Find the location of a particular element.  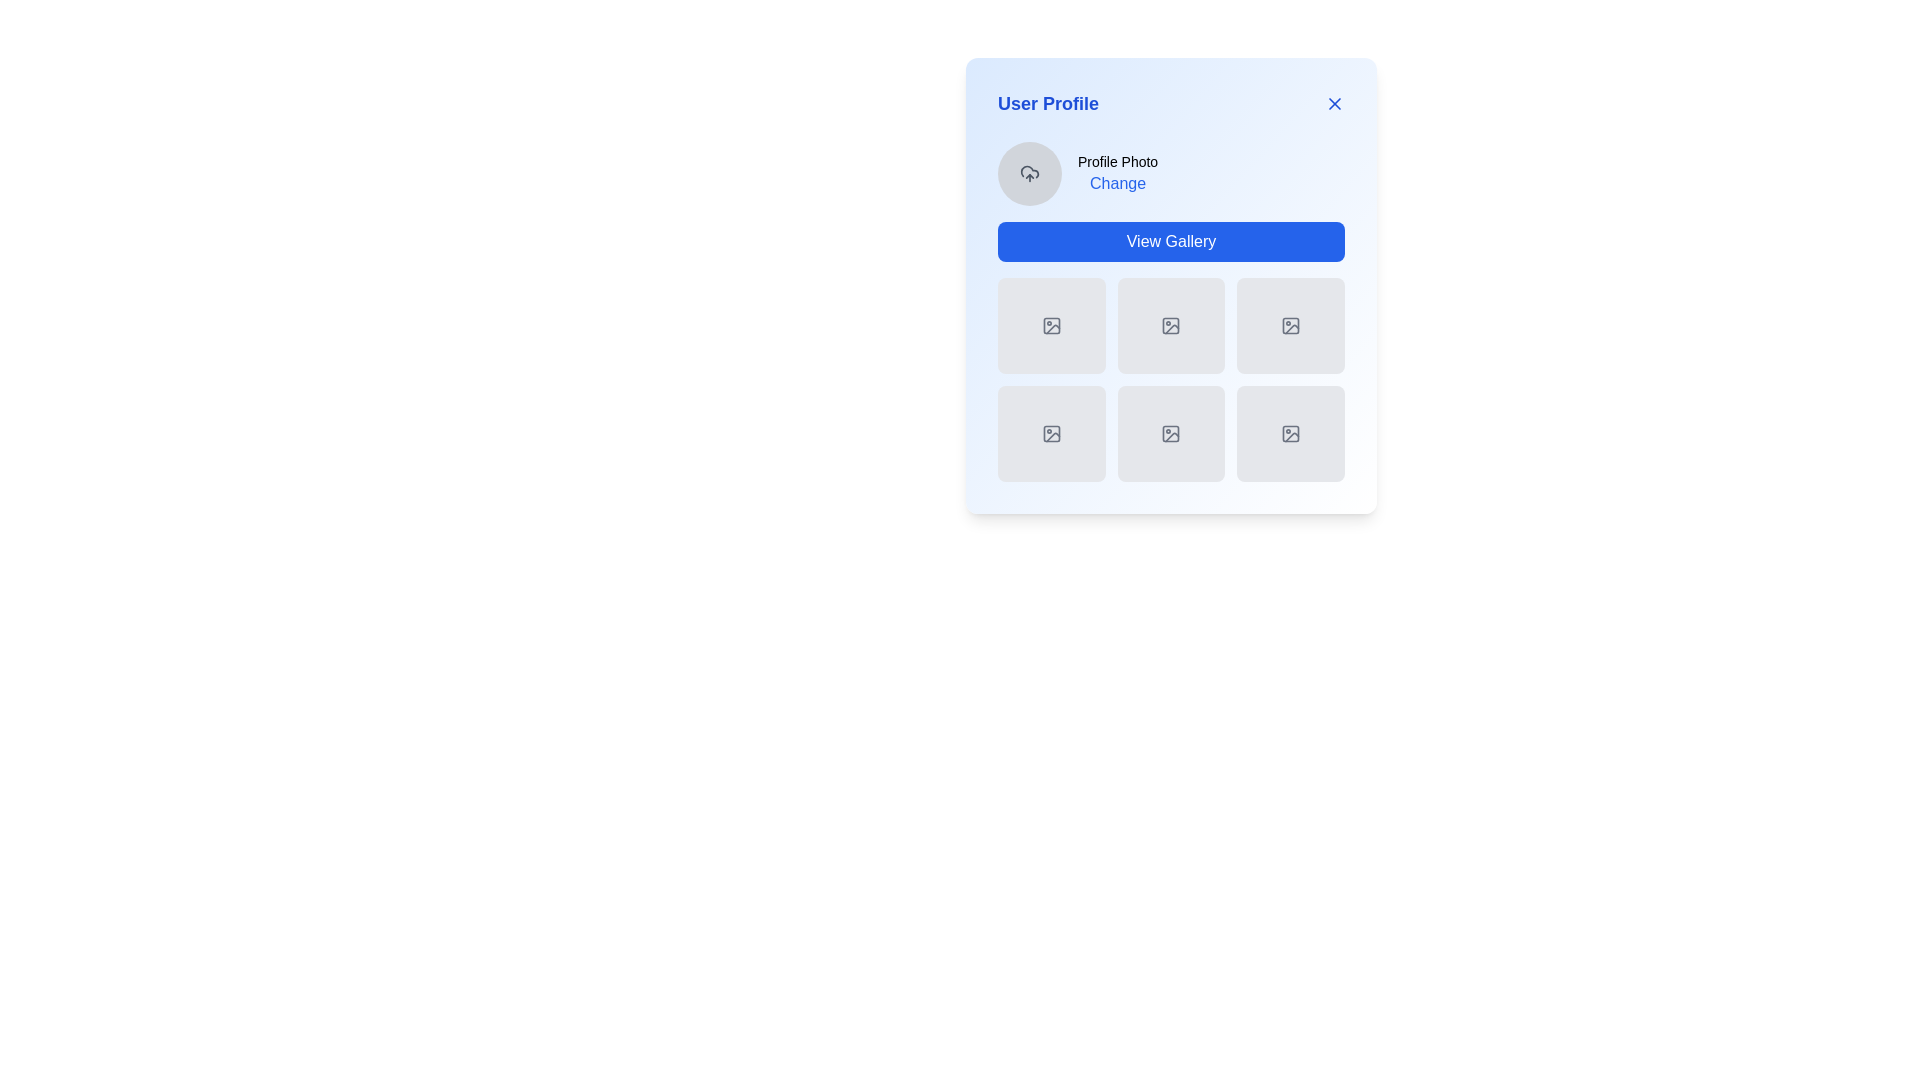

the small rectangle with slightly rounded corners located in the lower-most row of a 3x2 grid of containers, which is part of an SVG-based icon representing an image, below the 'View Gallery' button in the 'User Profile' dialog box is located at coordinates (1171, 433).